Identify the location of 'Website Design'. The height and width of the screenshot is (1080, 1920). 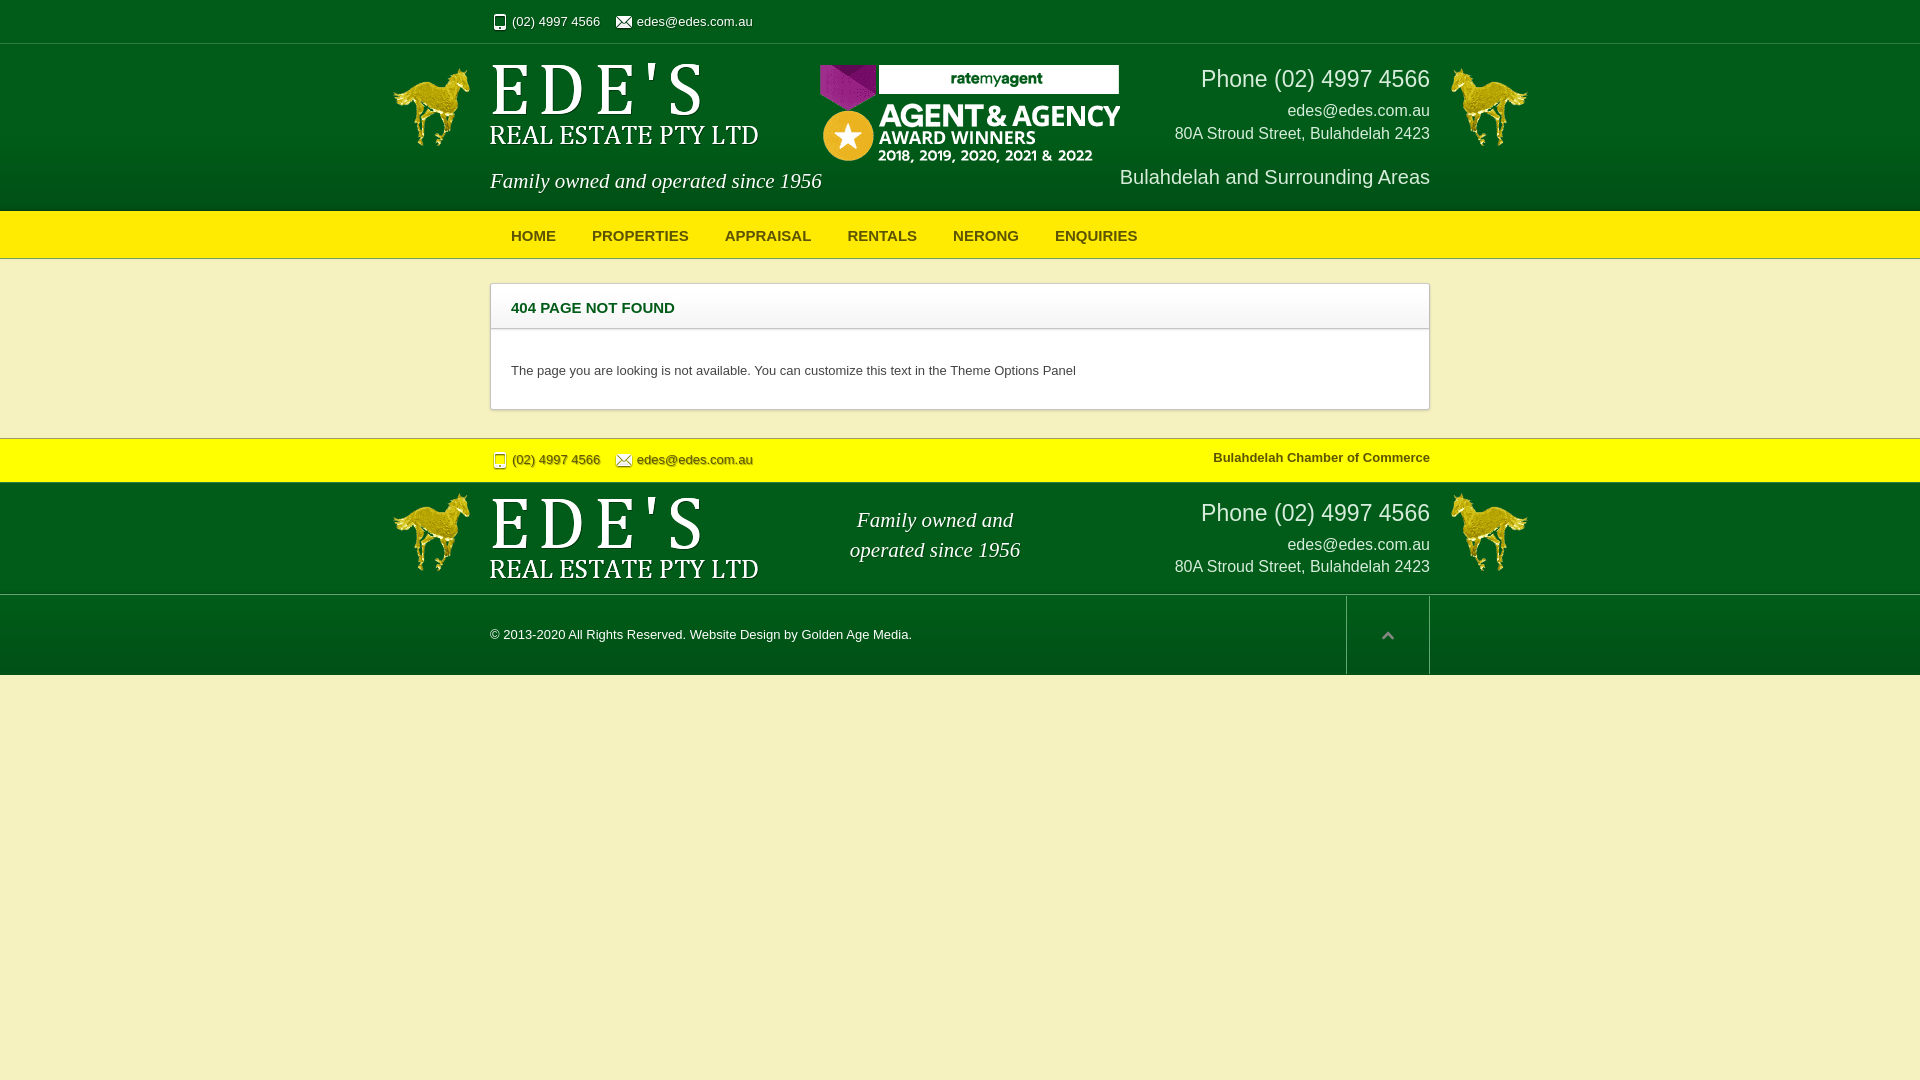
(734, 634).